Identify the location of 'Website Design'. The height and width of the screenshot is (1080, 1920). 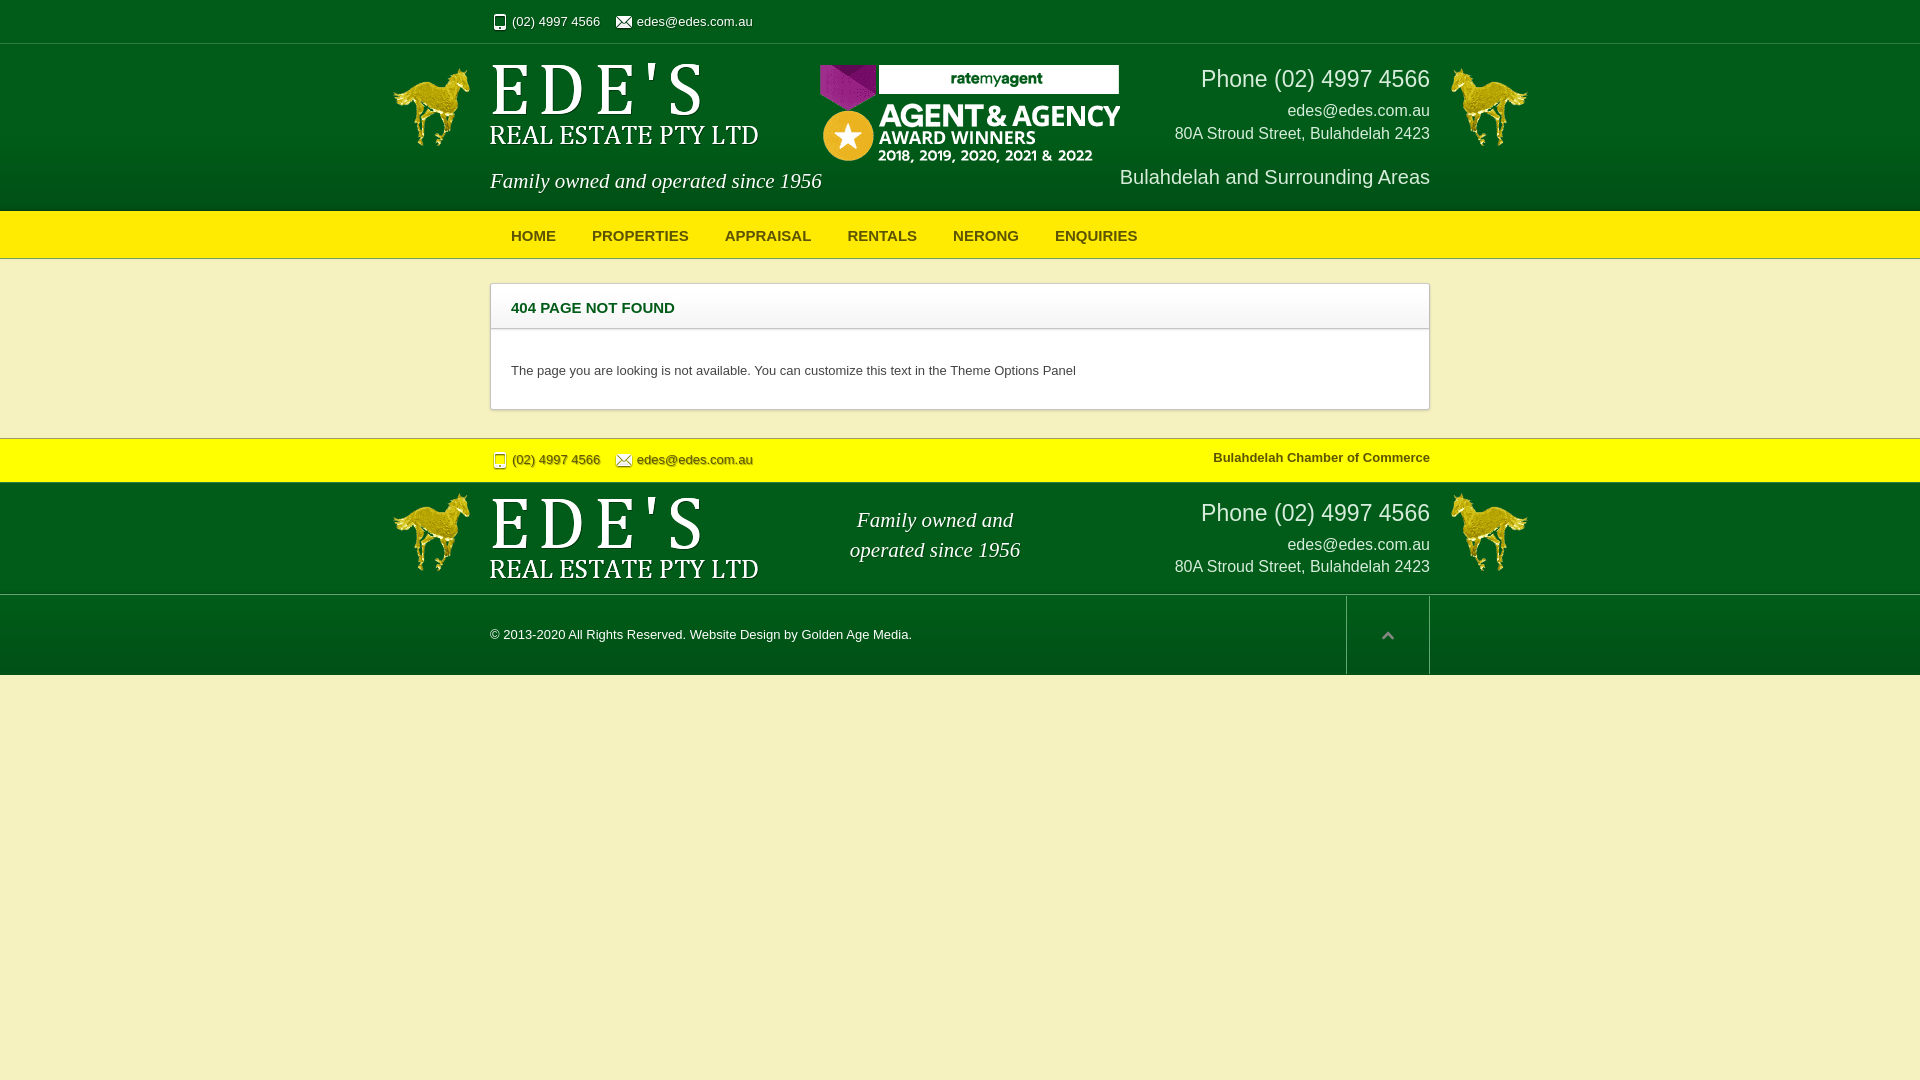
(734, 634).